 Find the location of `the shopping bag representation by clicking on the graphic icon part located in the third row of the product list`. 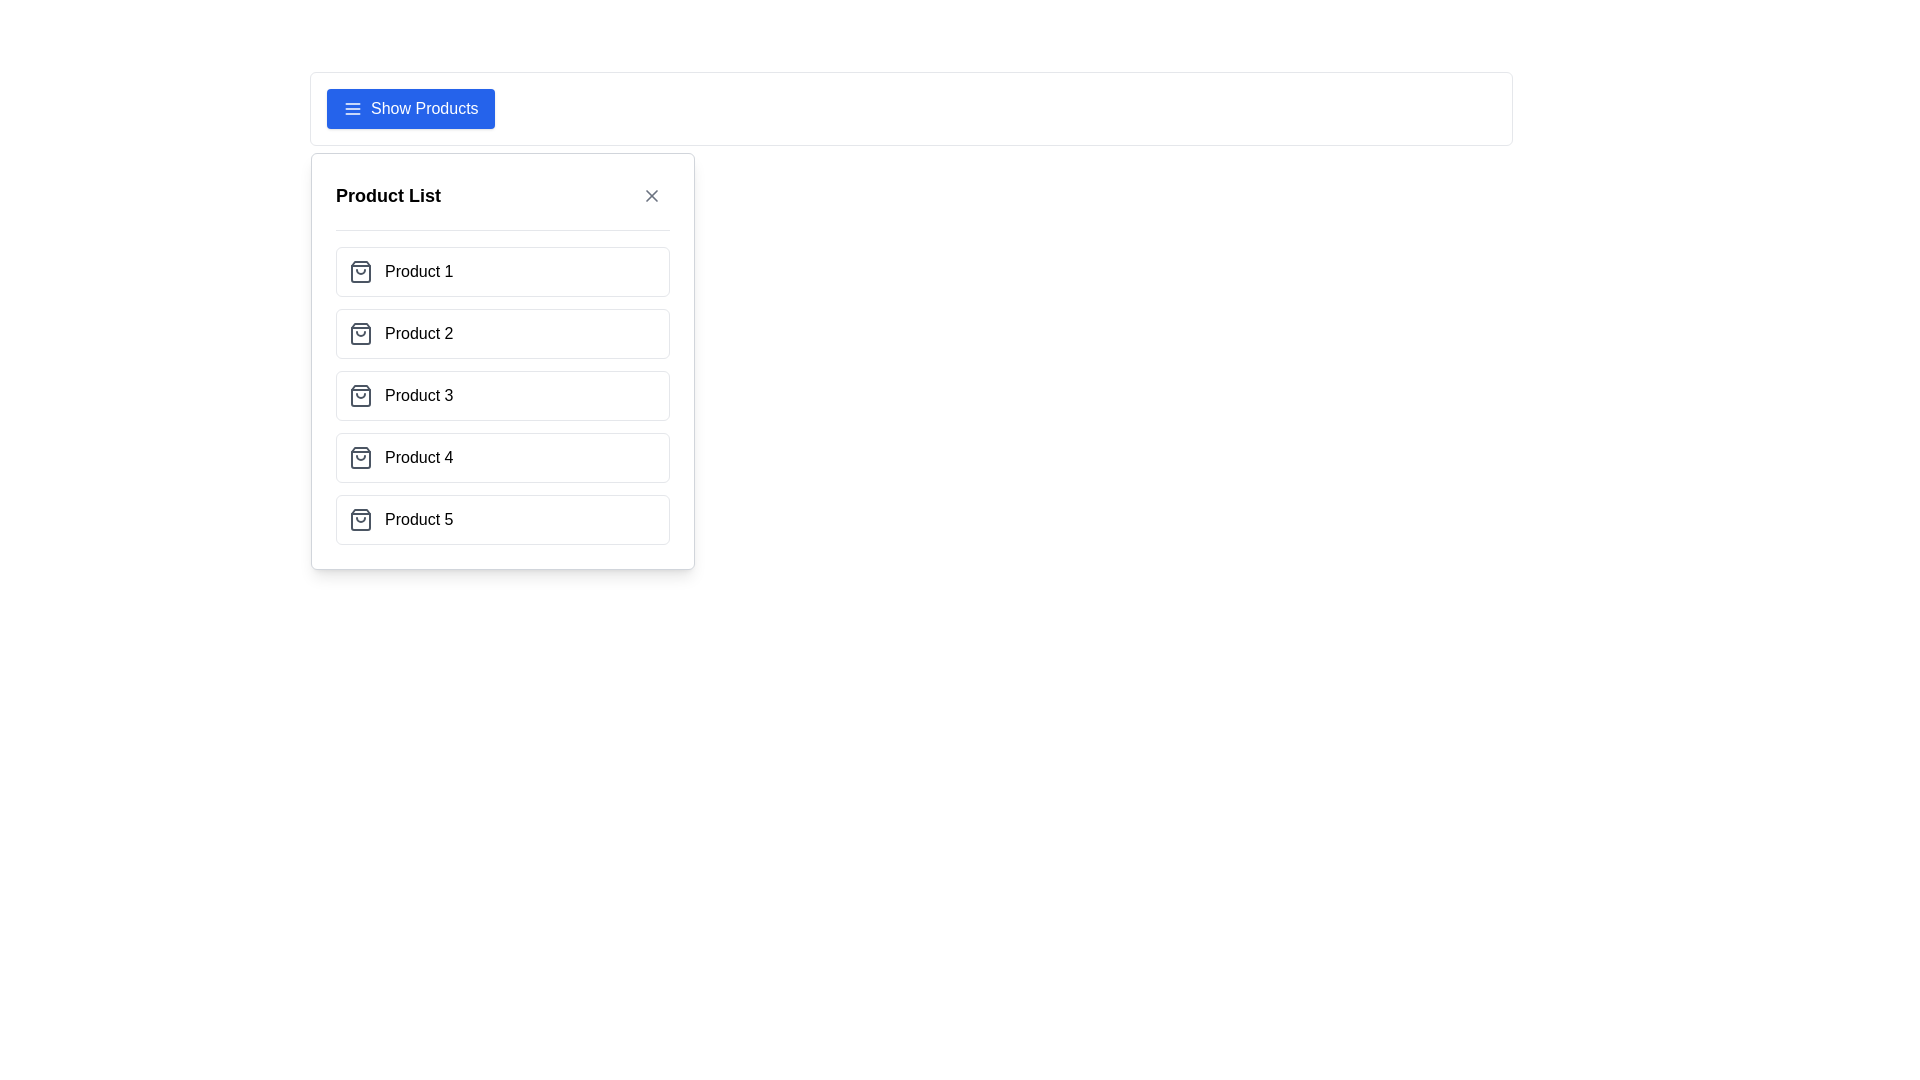

the shopping bag representation by clicking on the graphic icon part located in the third row of the product list is located at coordinates (360, 396).